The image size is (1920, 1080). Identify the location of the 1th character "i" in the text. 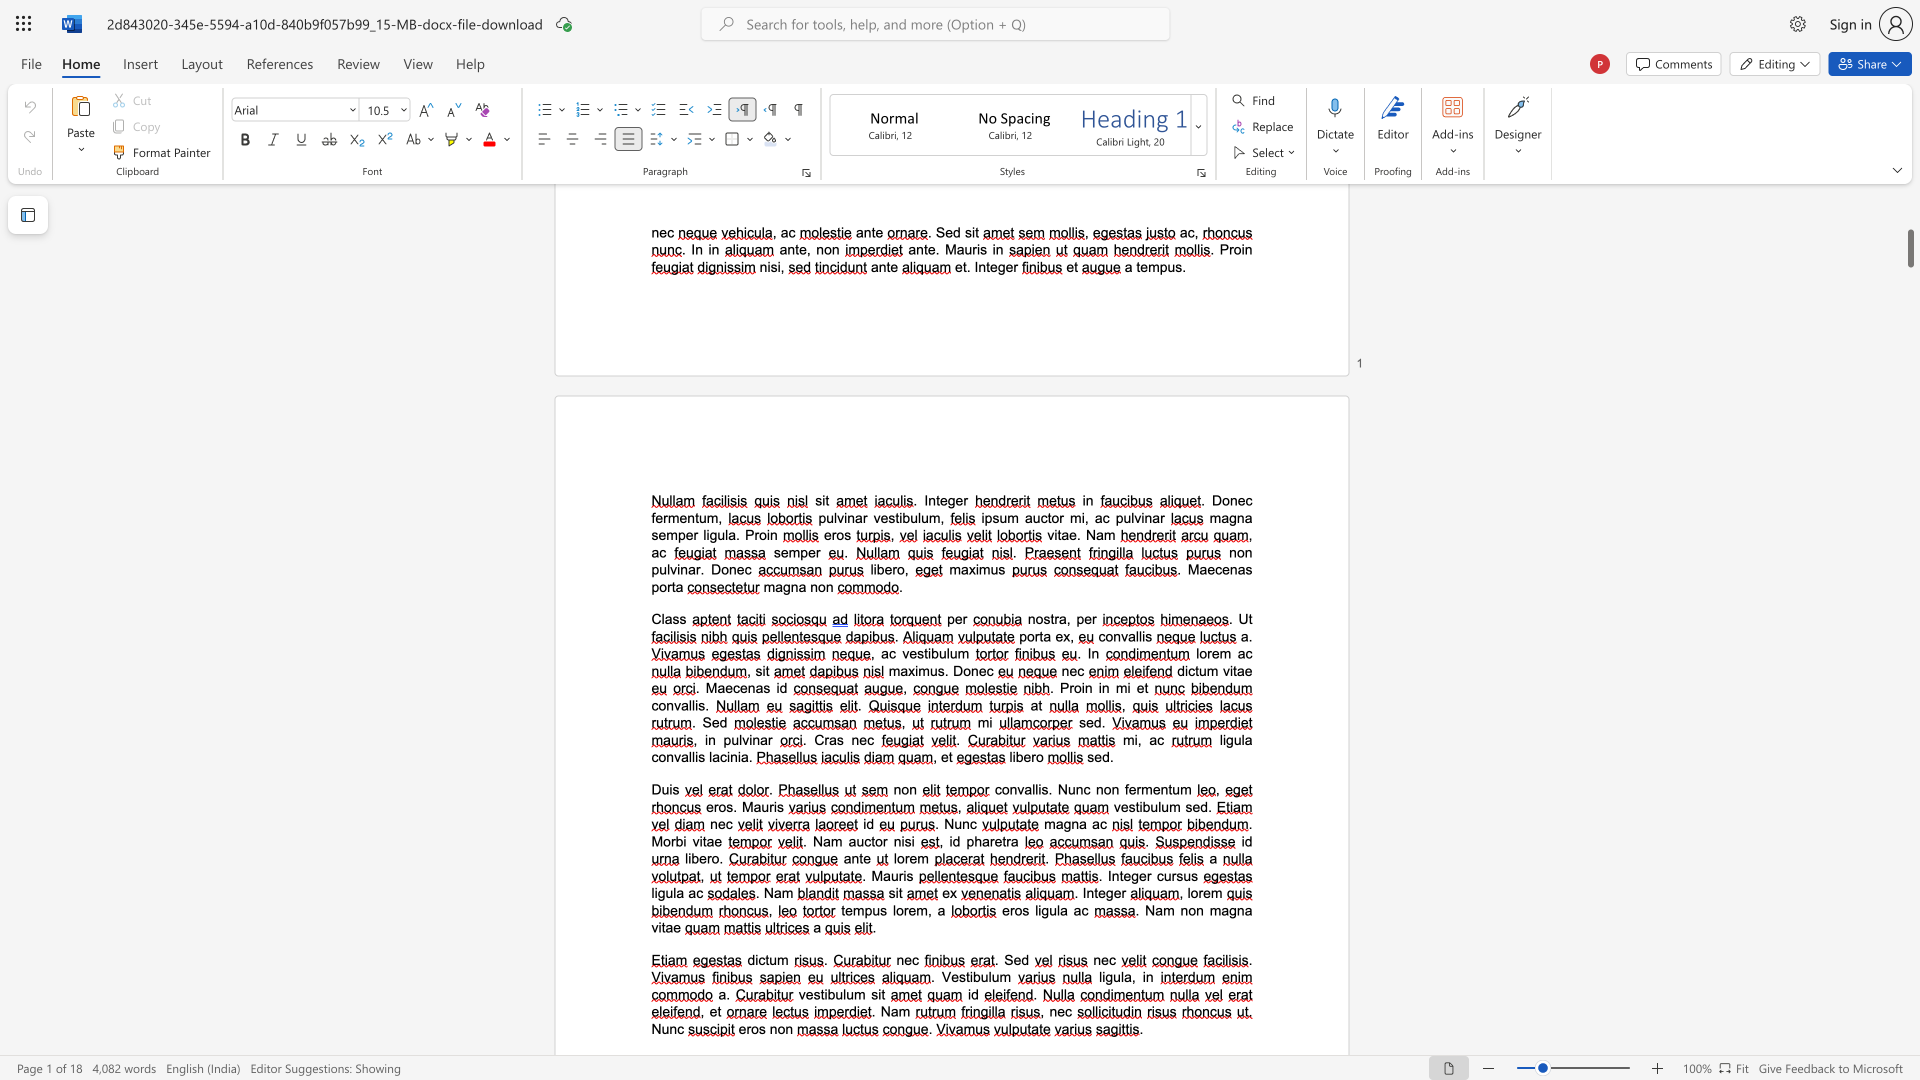
(1082, 687).